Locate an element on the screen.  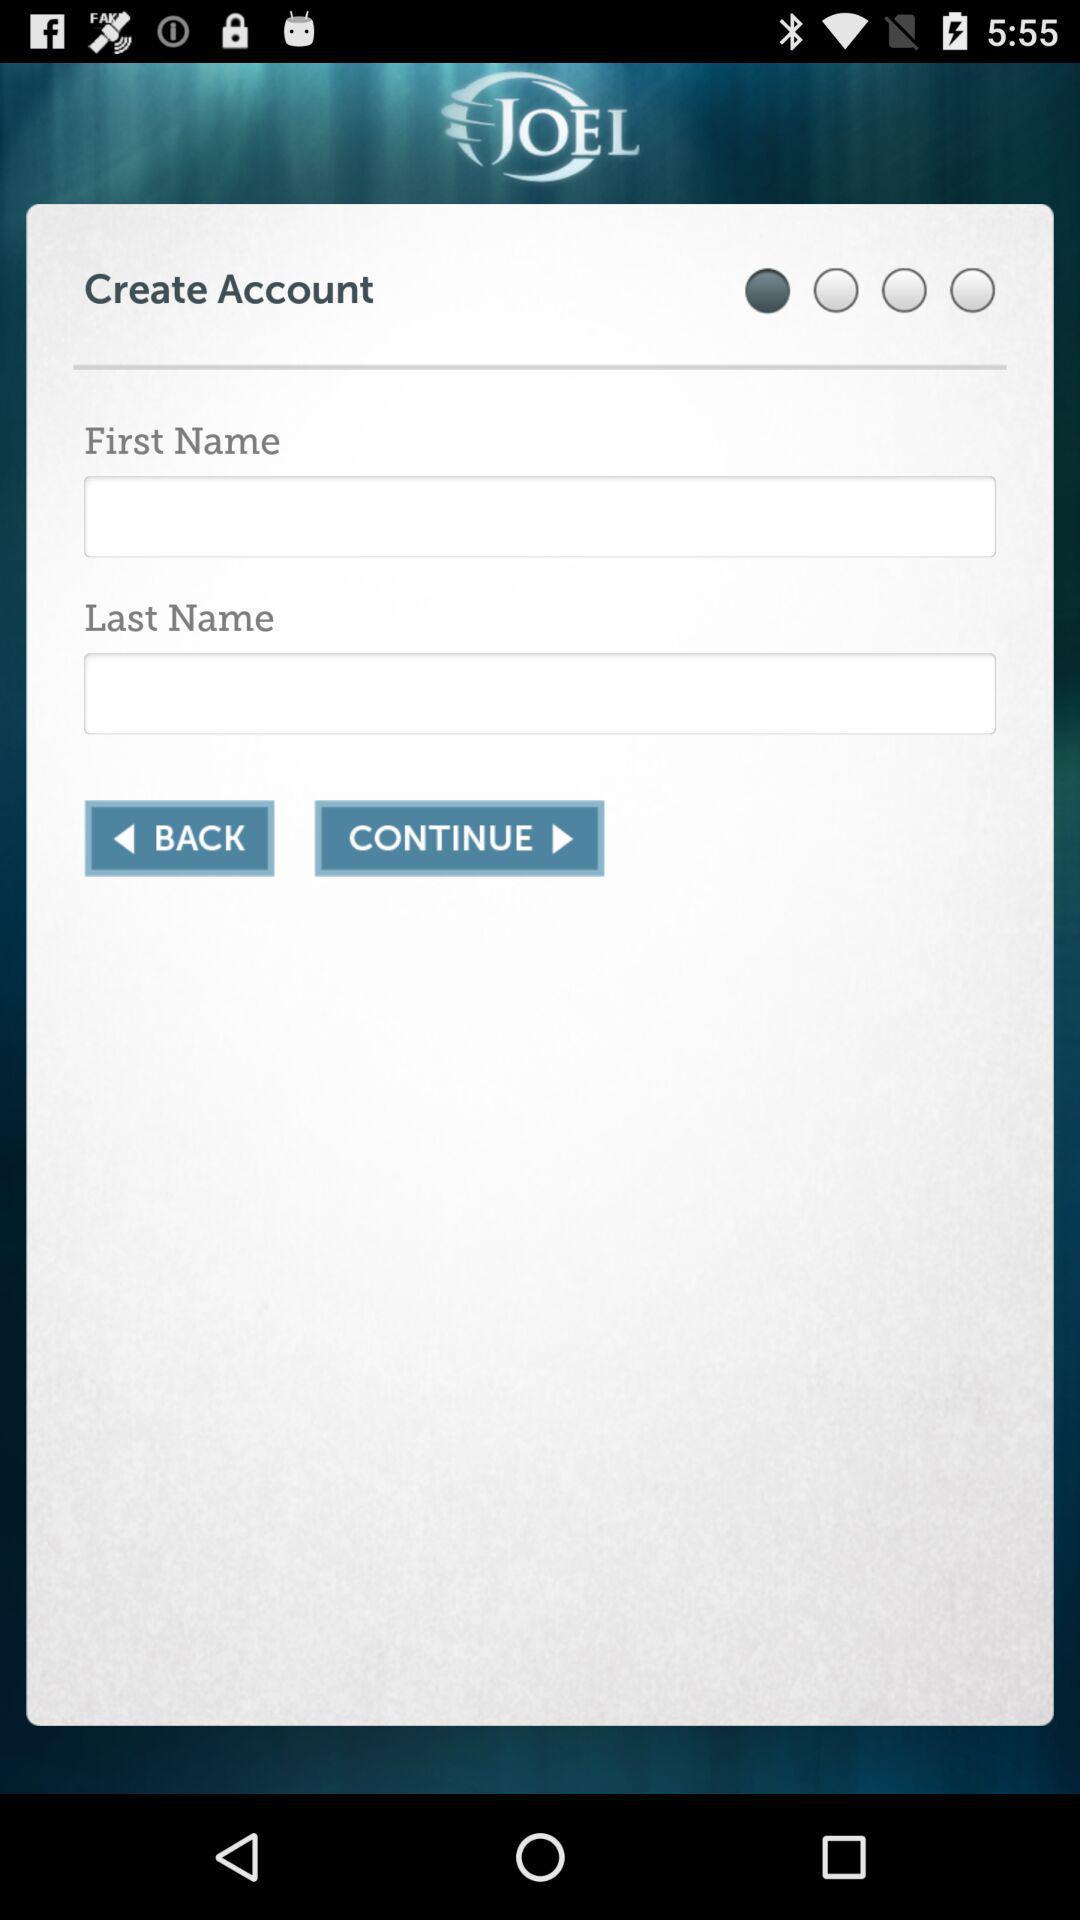
continue is located at coordinates (459, 838).